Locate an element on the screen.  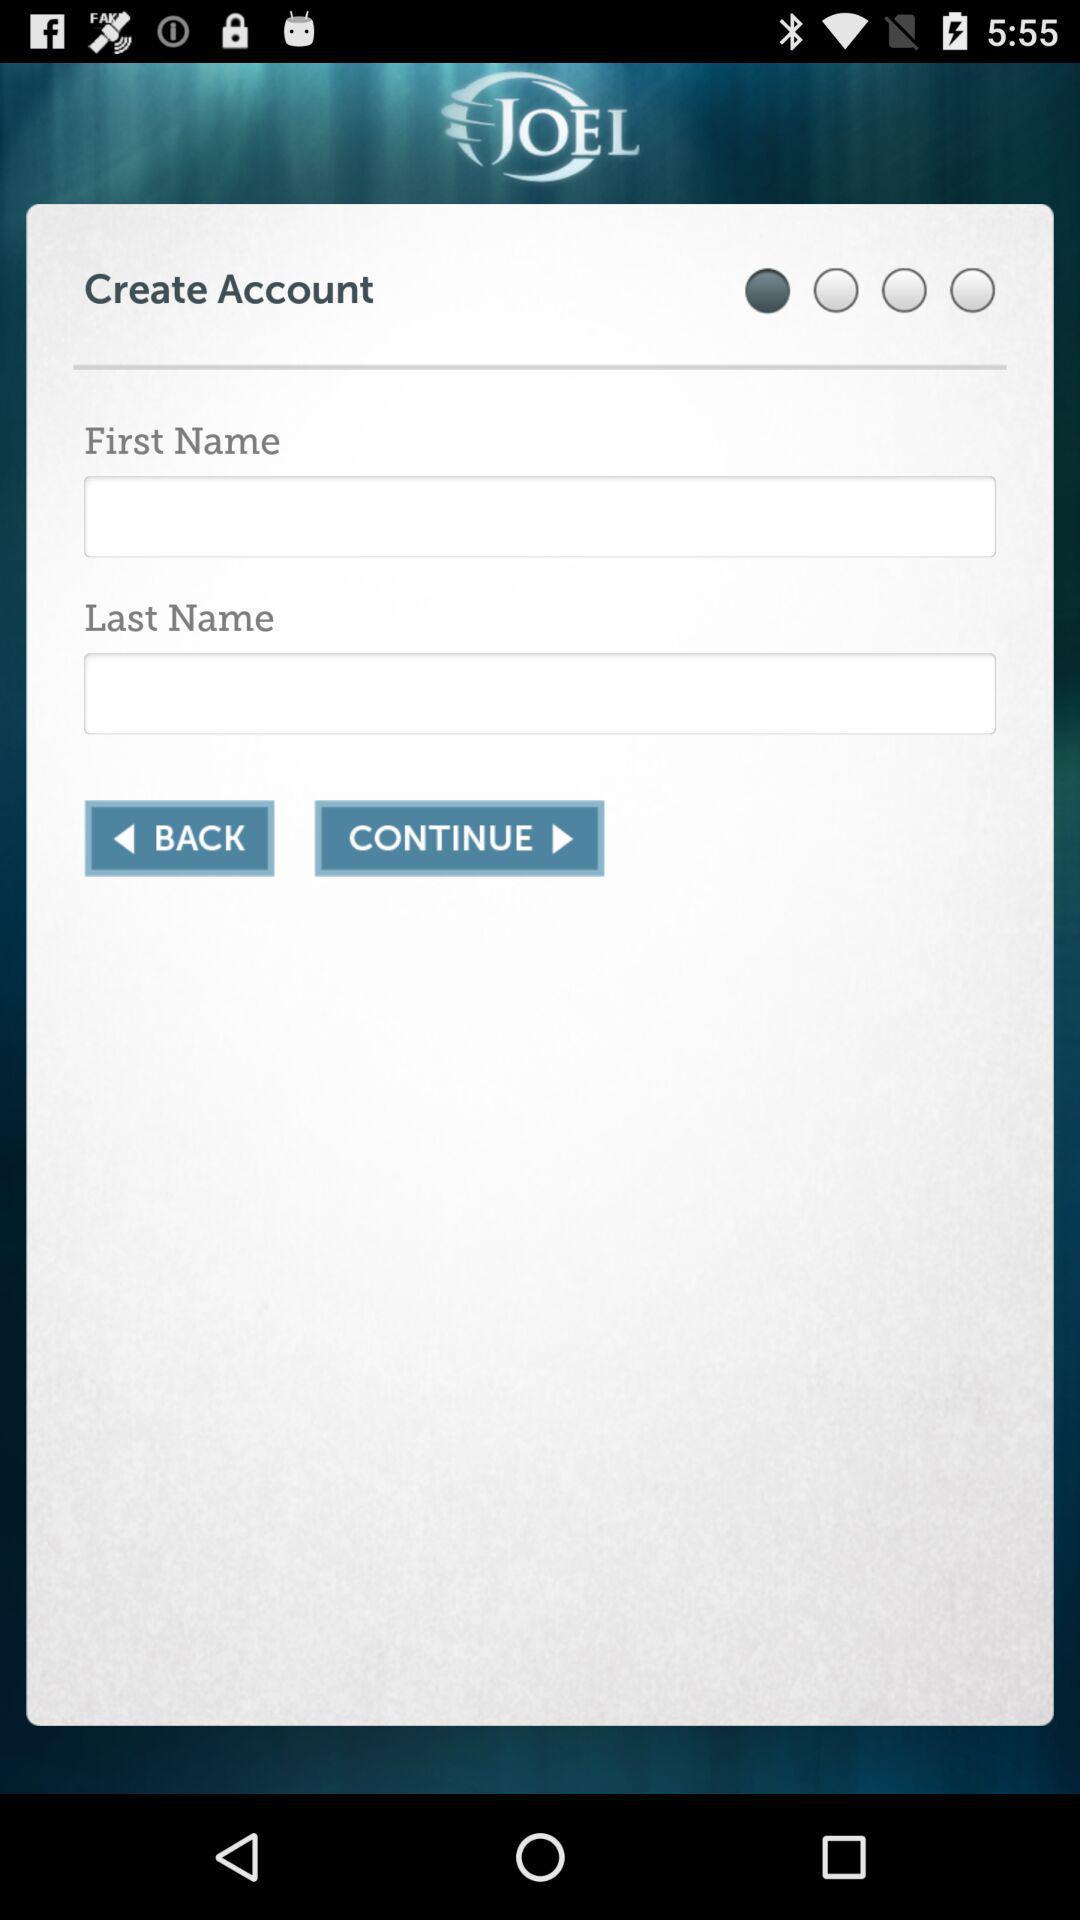
continue is located at coordinates (459, 838).